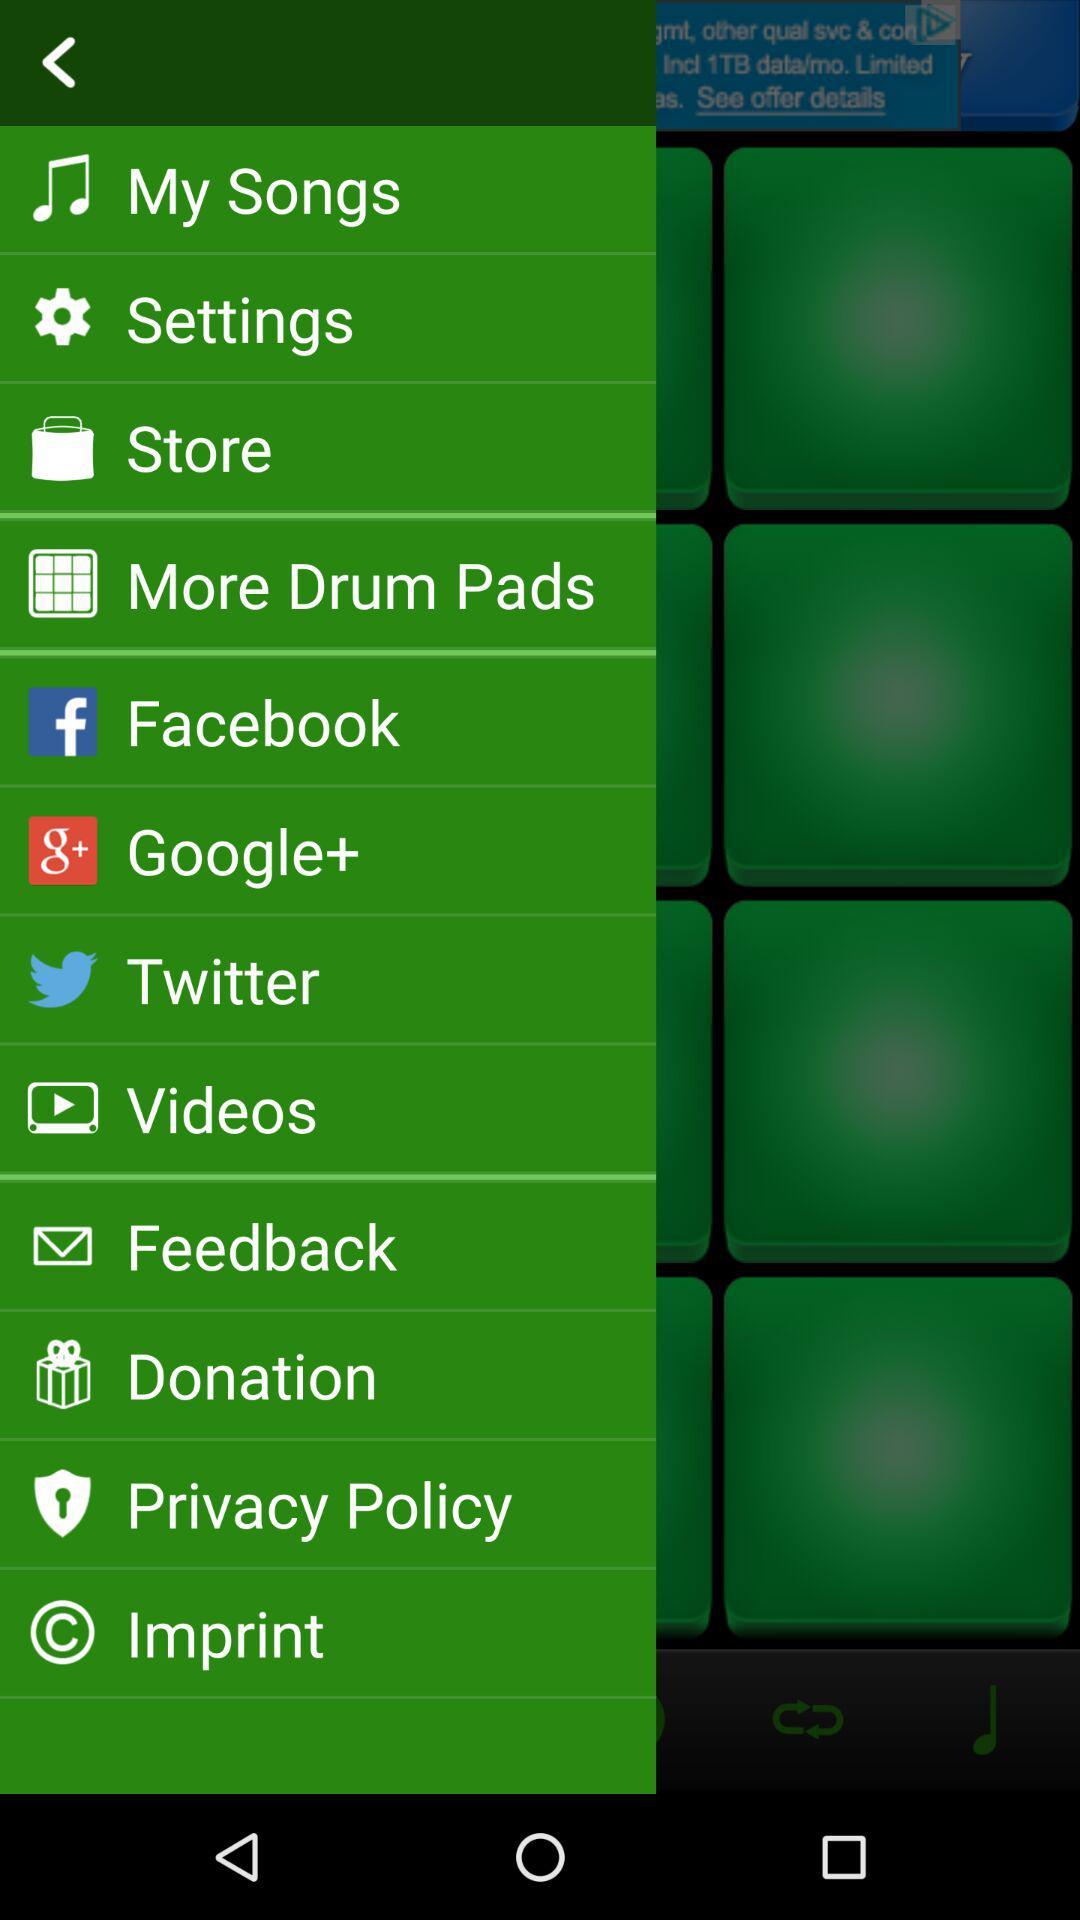 The image size is (1080, 1920). What do you see at coordinates (540, 65) in the screenshot?
I see `previous` at bounding box center [540, 65].